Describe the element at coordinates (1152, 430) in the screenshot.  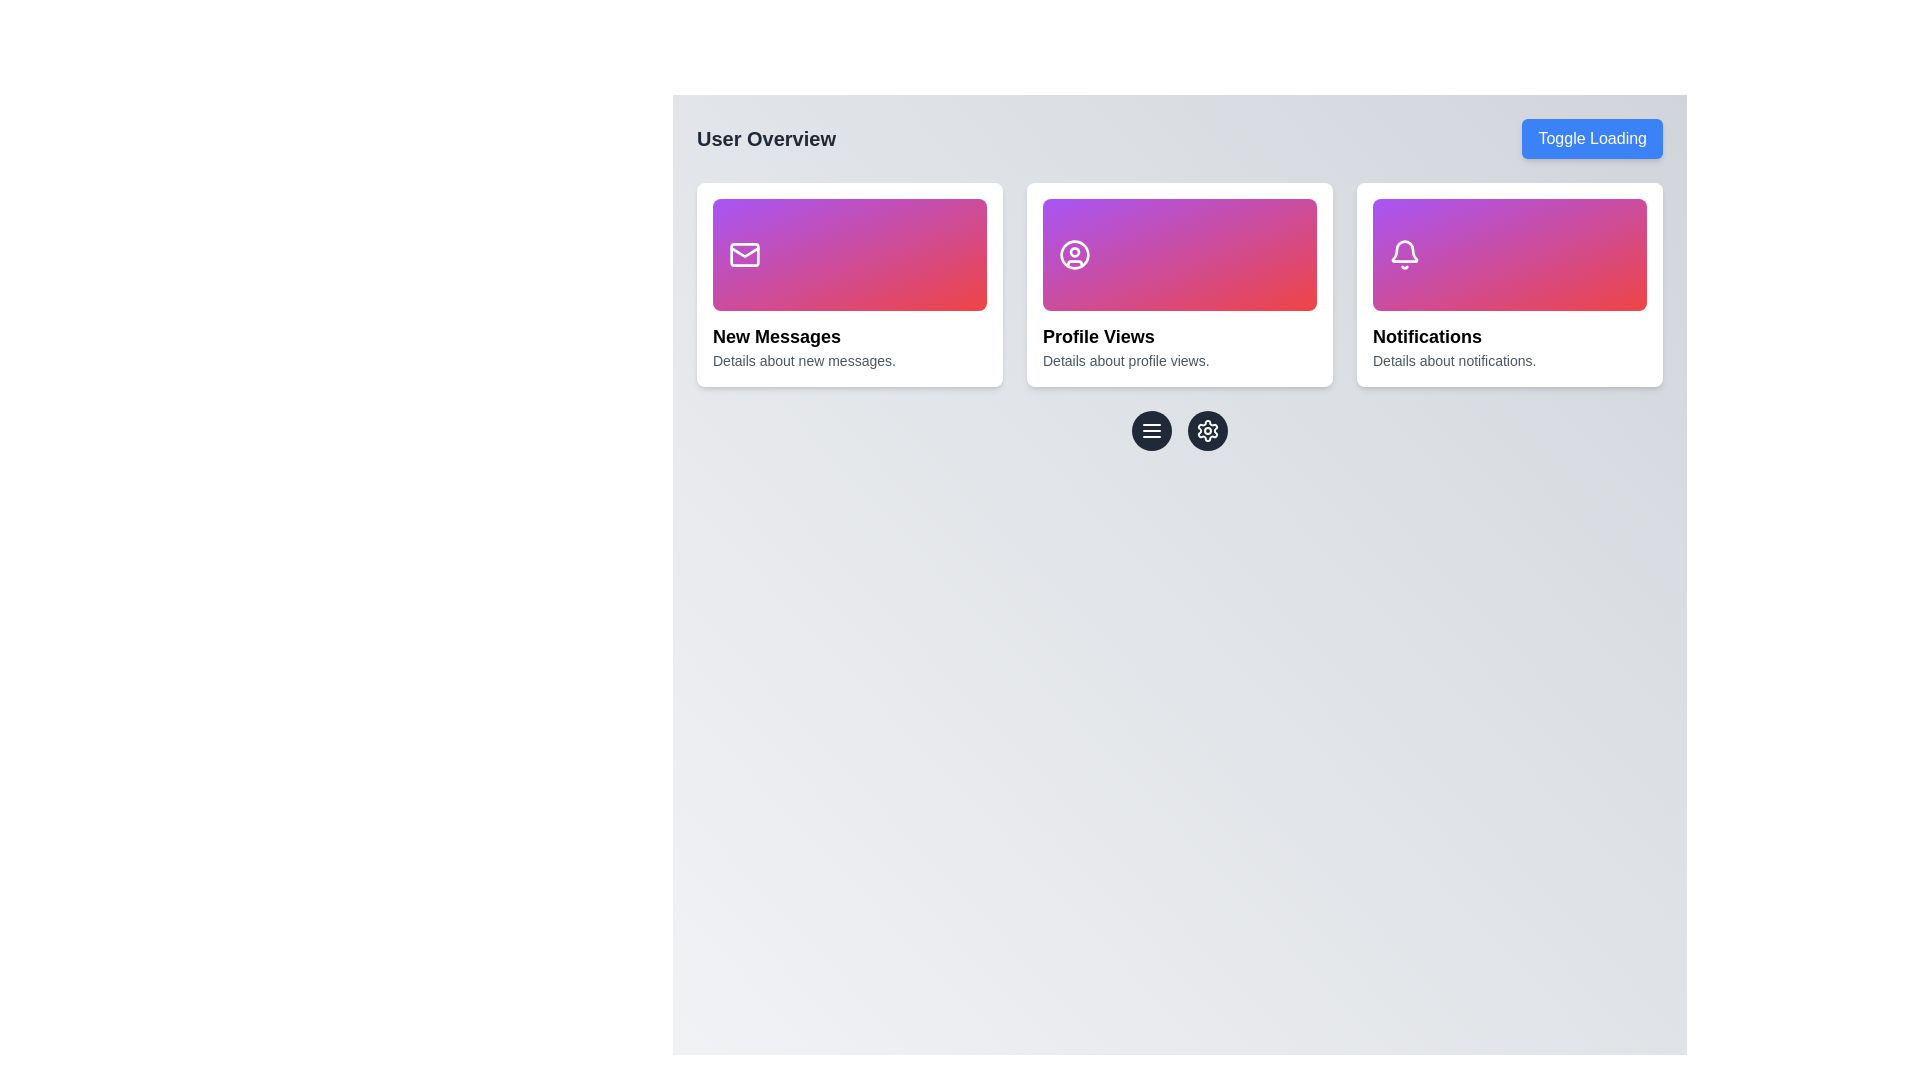
I see `the circular button with a dark gray background and white horizontal lines resembling a menu icon` at that location.